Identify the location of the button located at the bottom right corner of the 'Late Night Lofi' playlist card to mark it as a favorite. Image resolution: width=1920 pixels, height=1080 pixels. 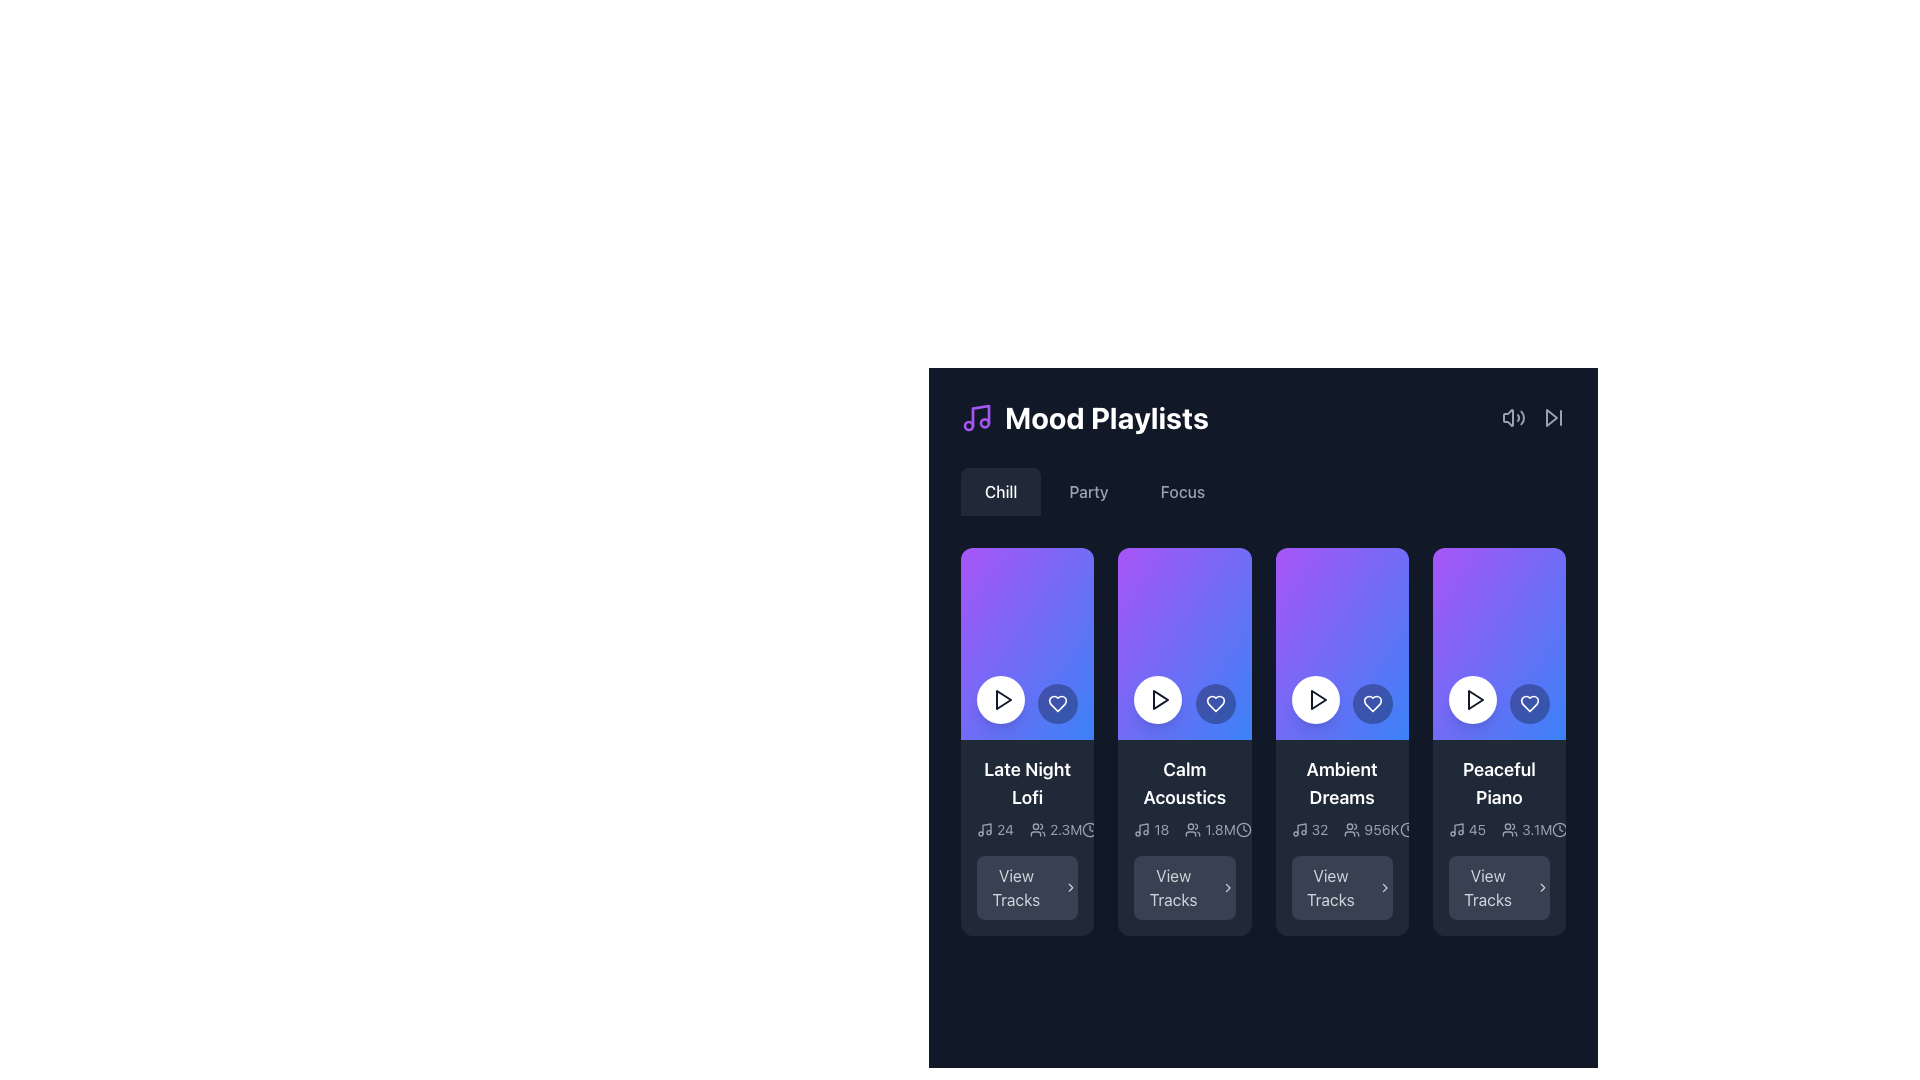
(1057, 703).